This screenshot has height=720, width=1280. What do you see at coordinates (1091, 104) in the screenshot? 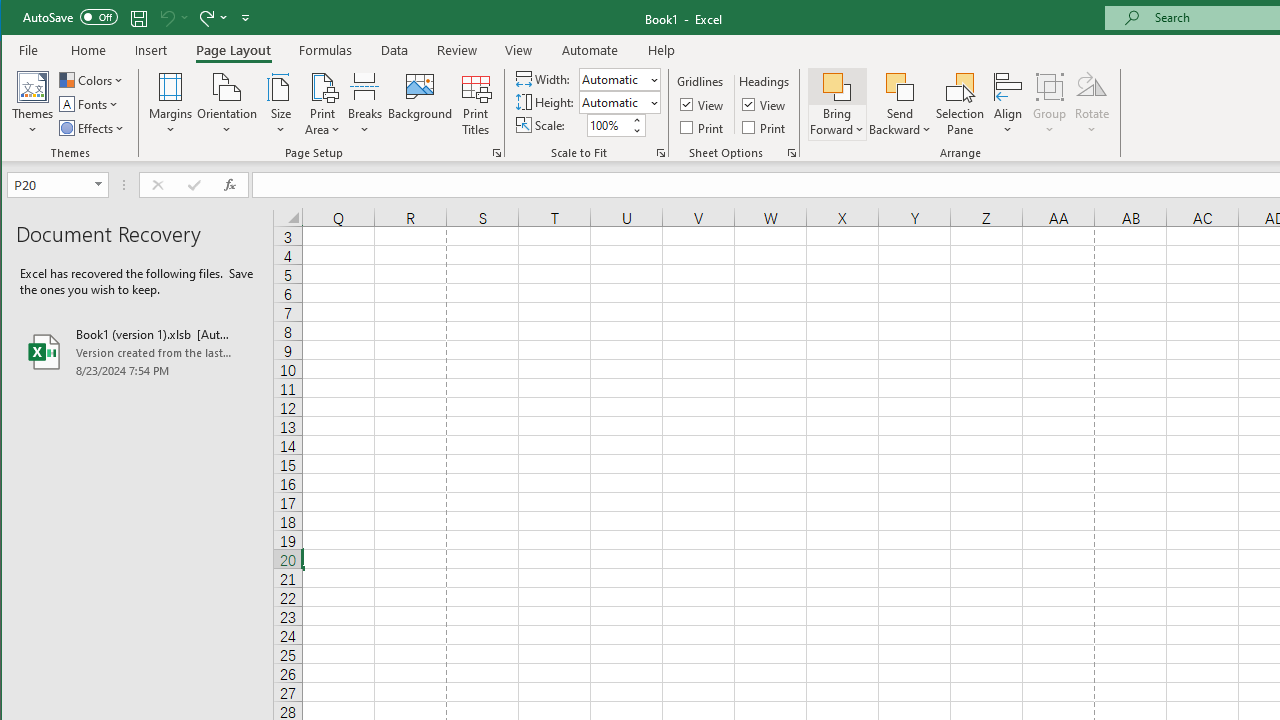
I see `'Rotate'` at bounding box center [1091, 104].